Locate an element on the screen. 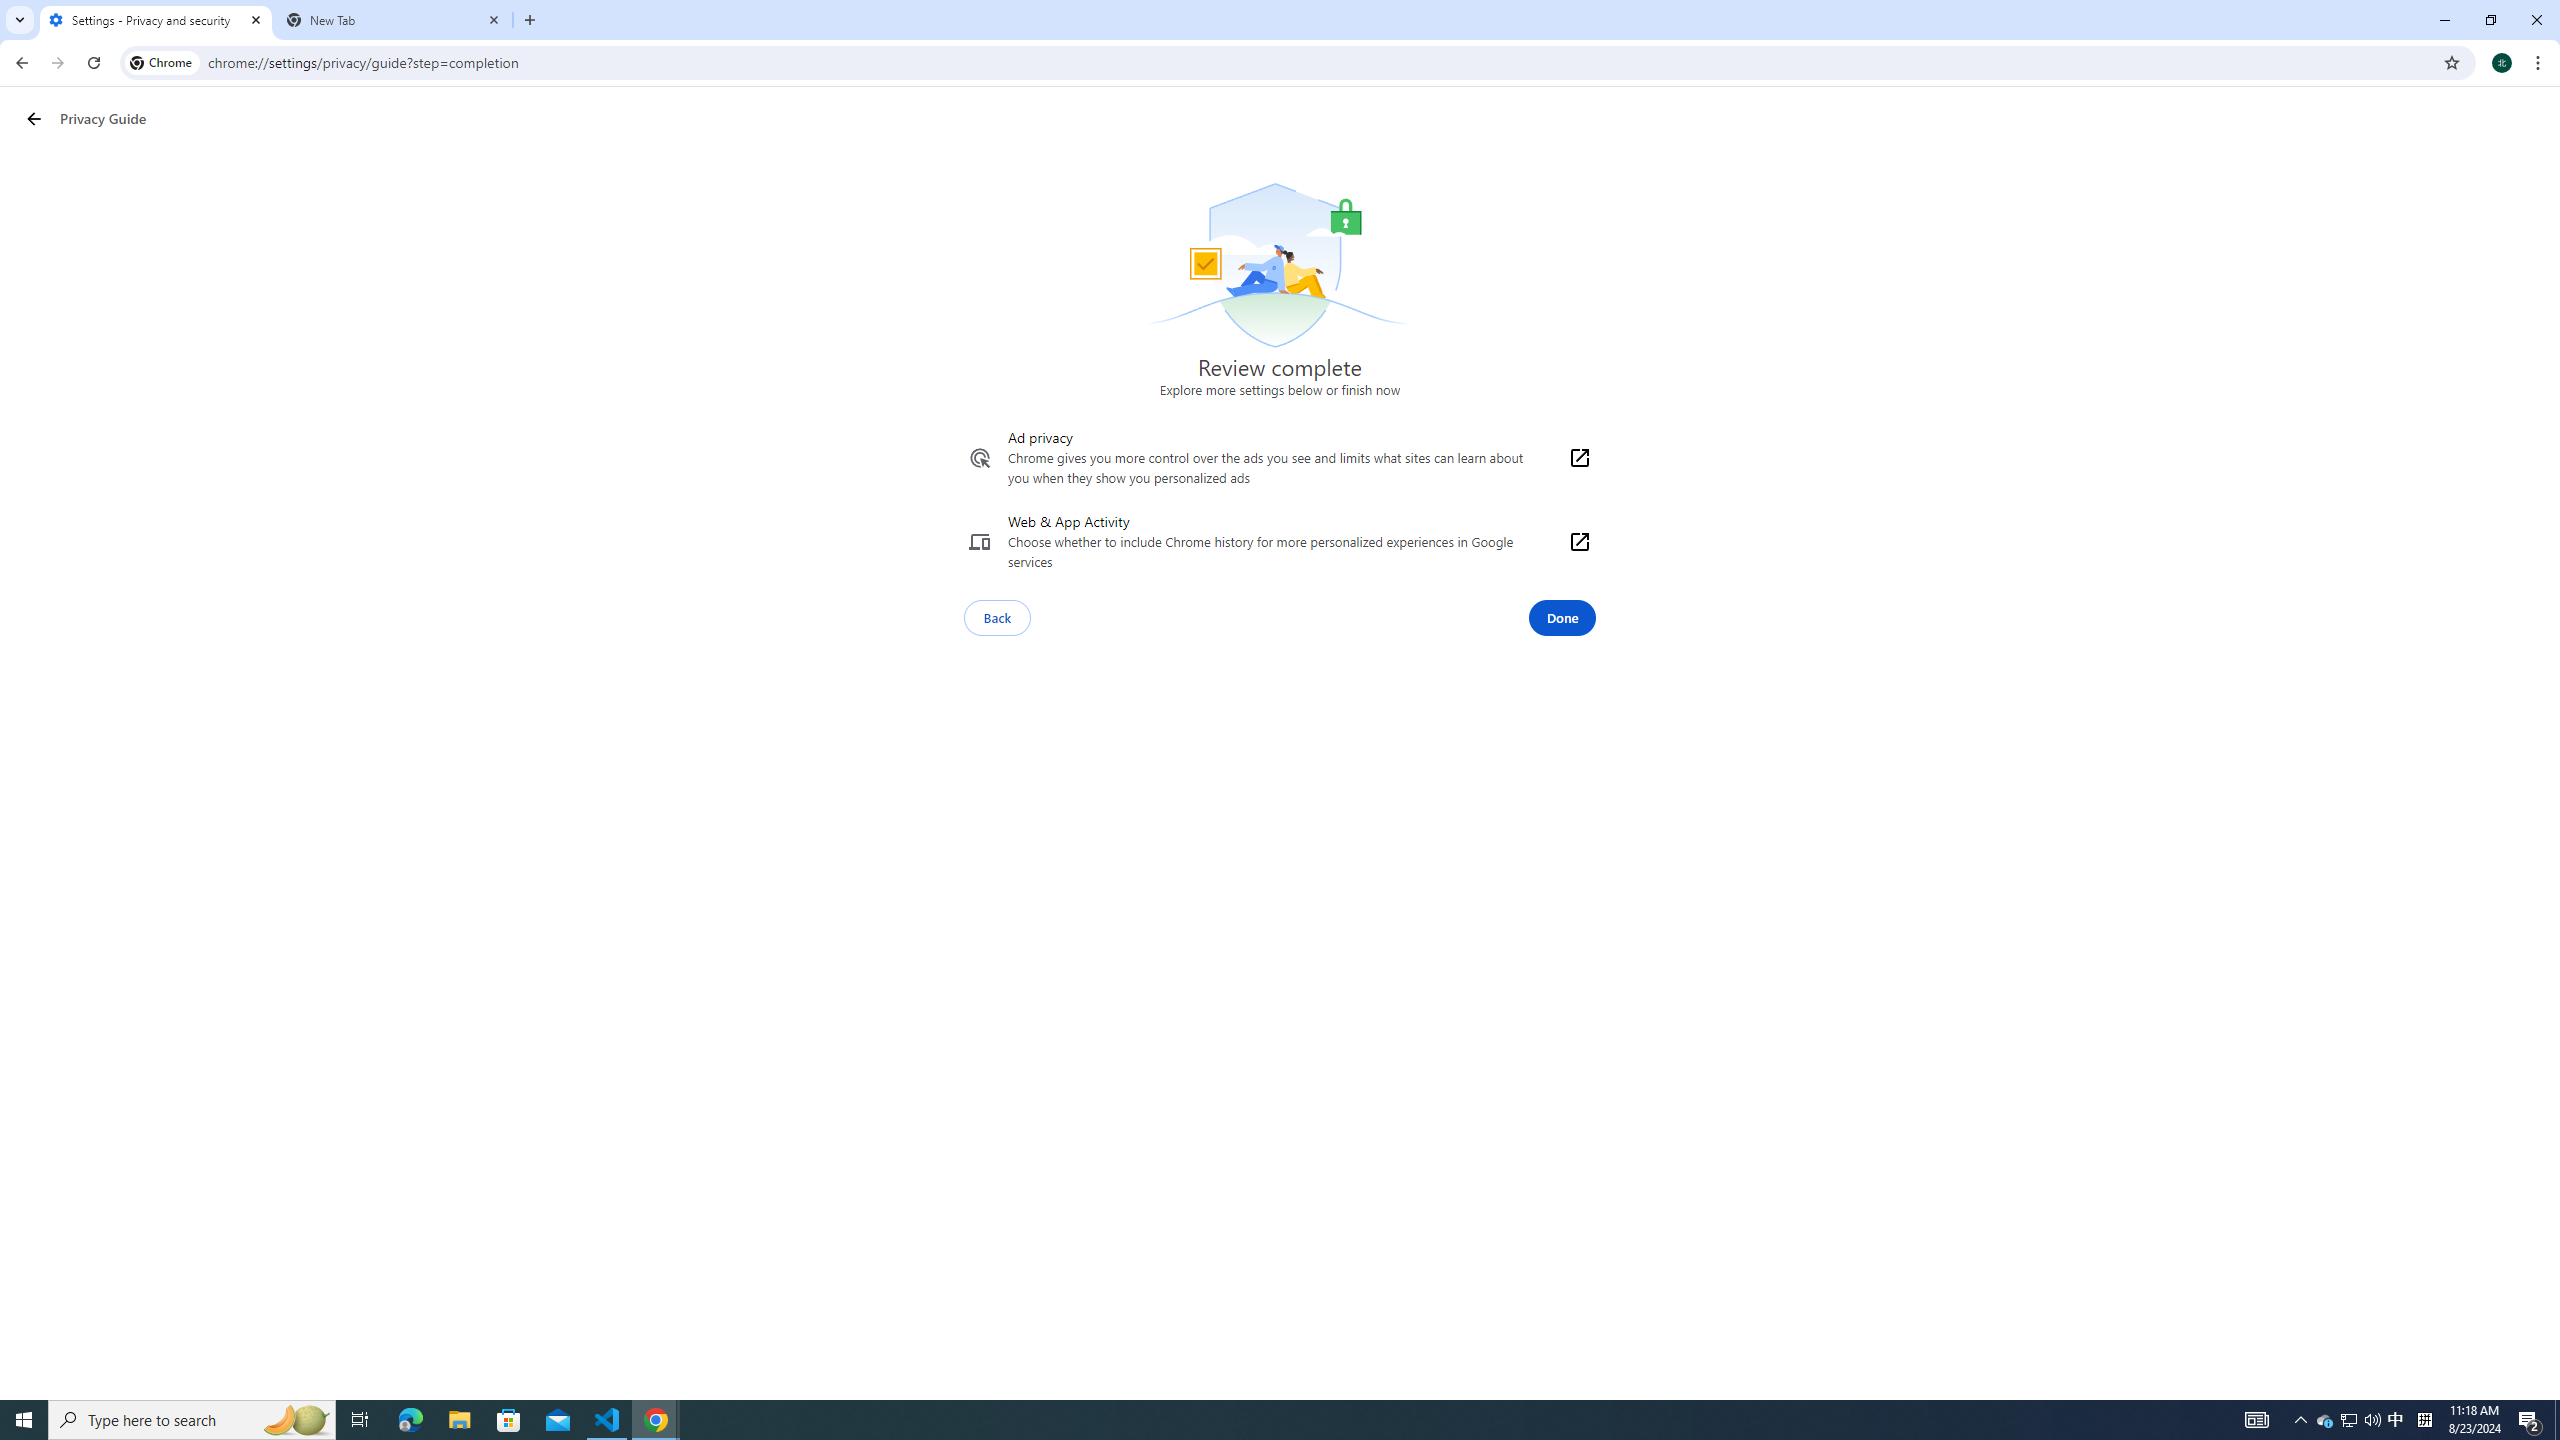  'New Tab' is located at coordinates (394, 19).